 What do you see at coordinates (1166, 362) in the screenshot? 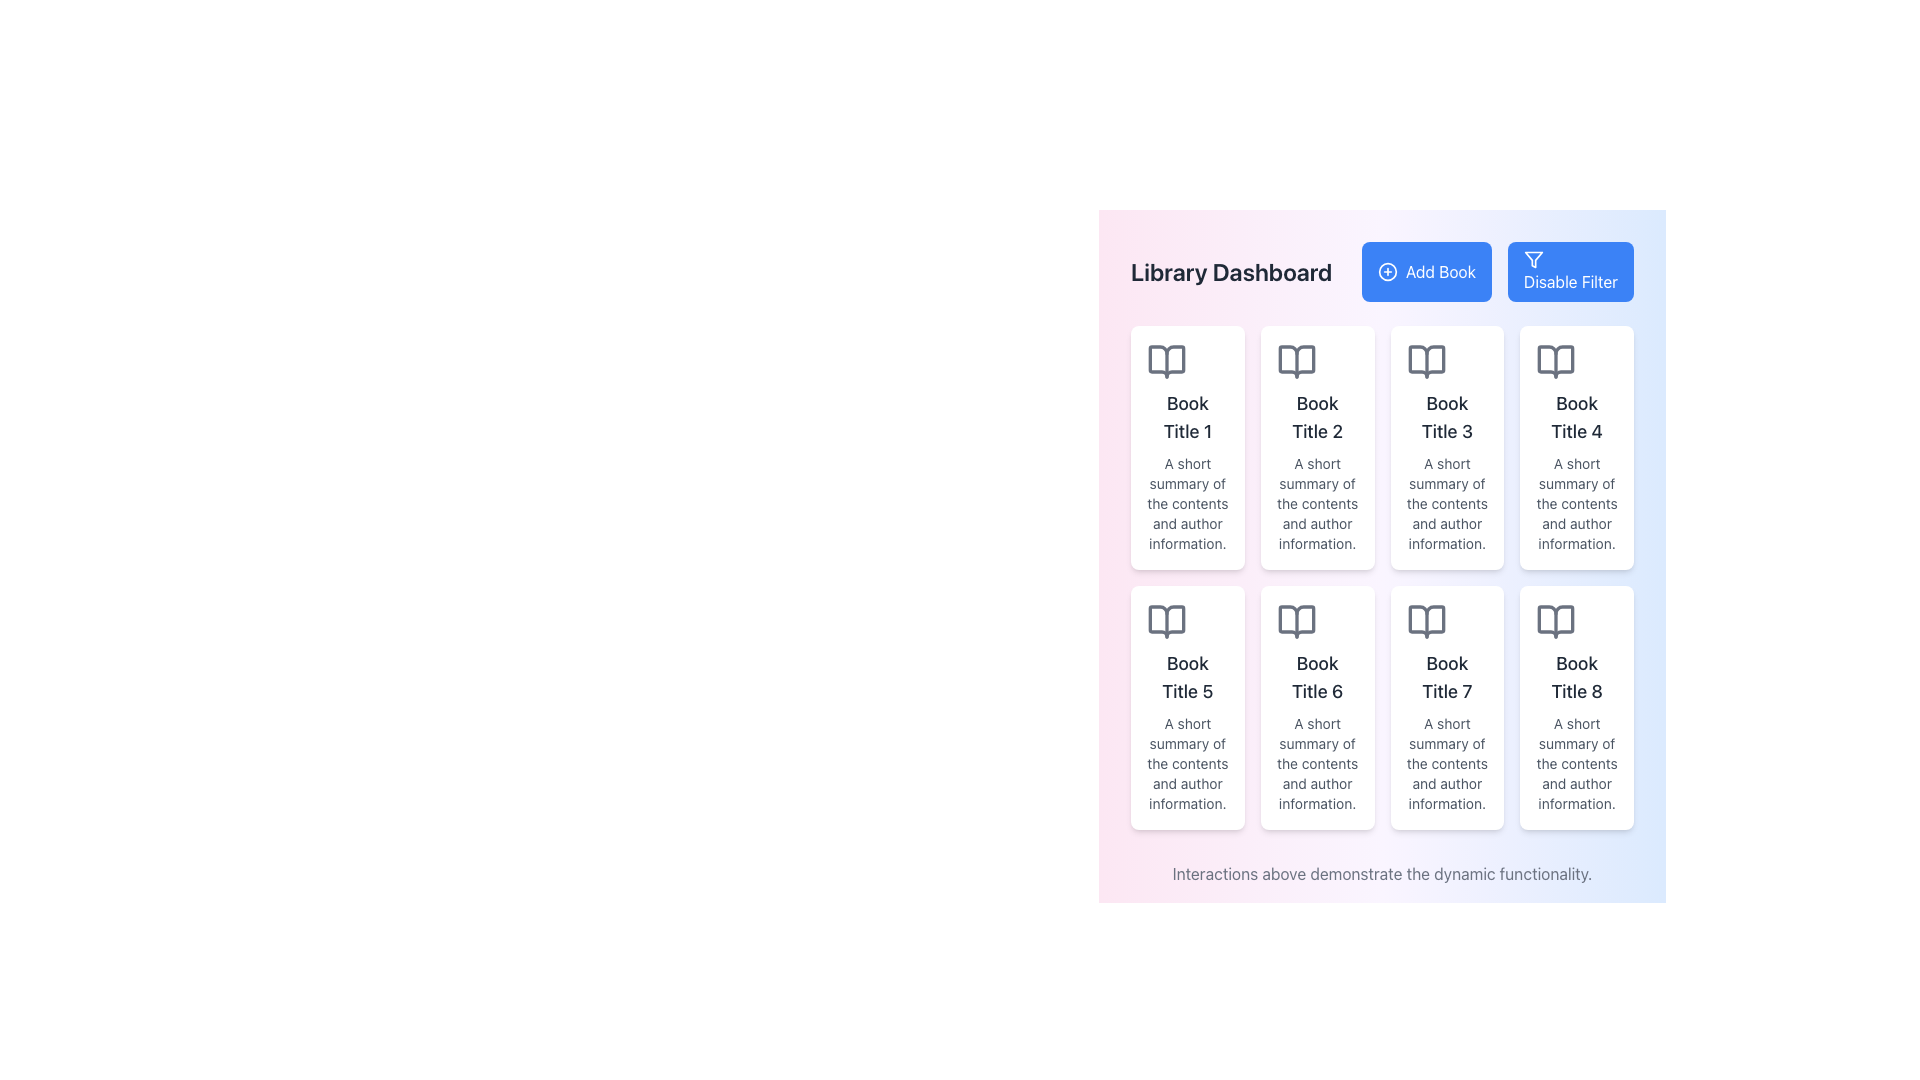
I see `the book icon located in the top section of the card labeled 'Book Title 1', which is positioned in the top-left corner of the library dashboard interface` at bounding box center [1166, 362].